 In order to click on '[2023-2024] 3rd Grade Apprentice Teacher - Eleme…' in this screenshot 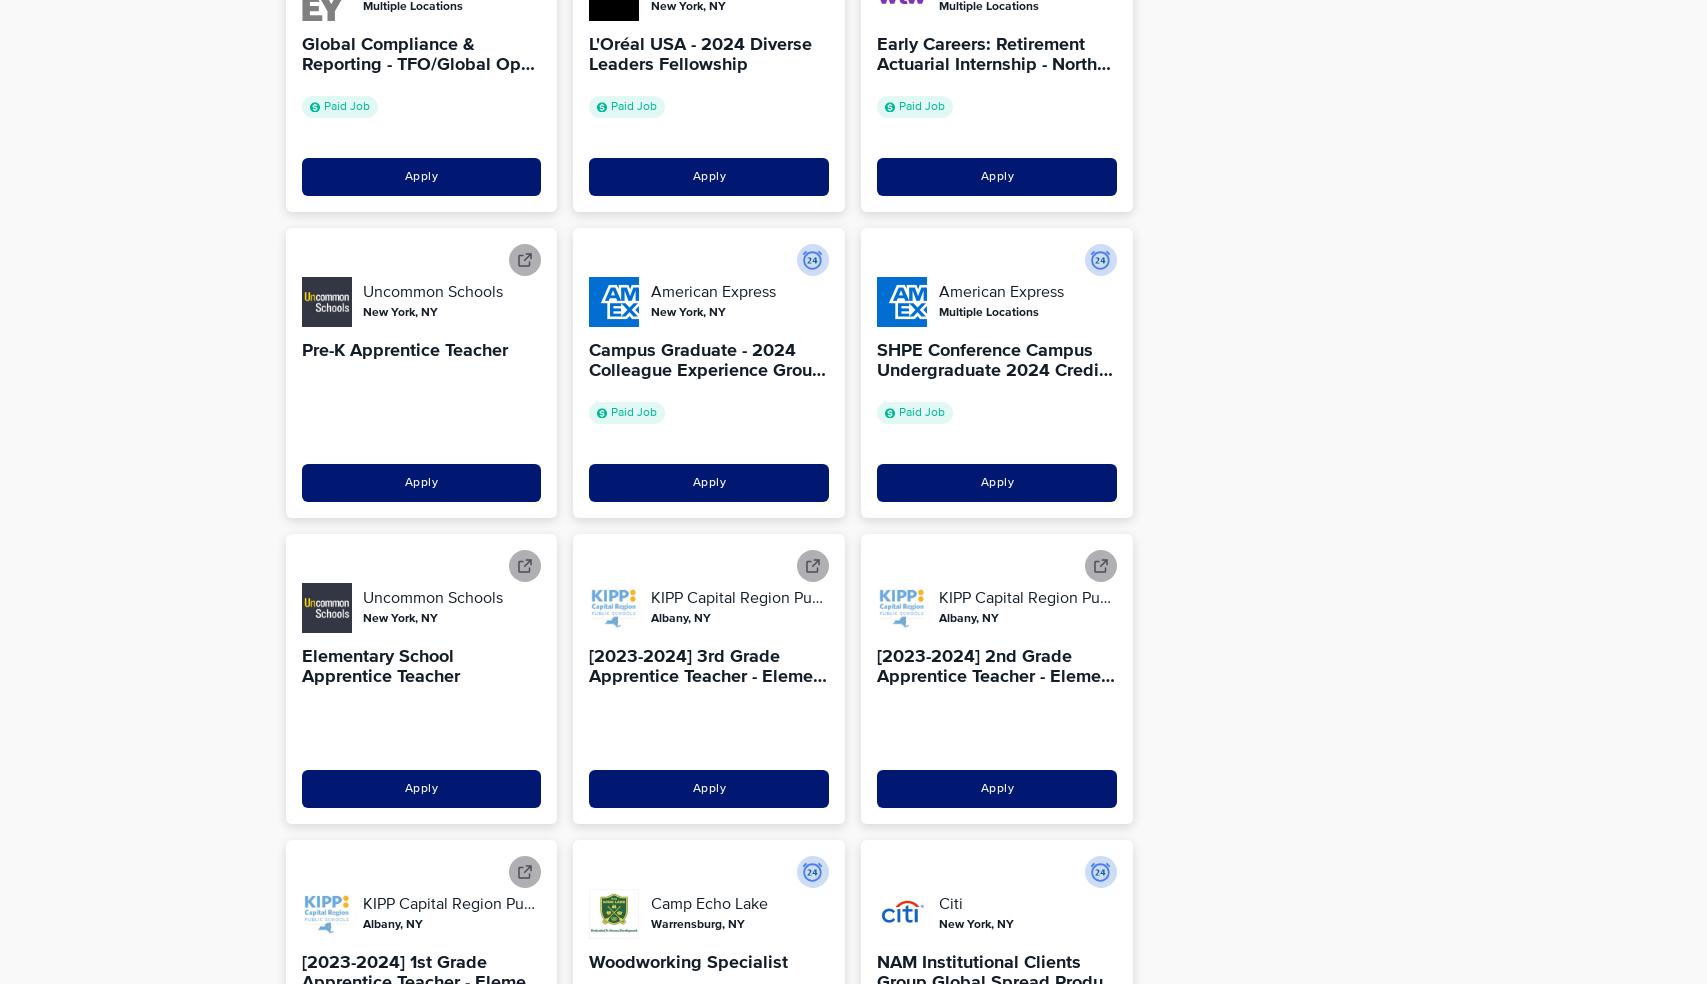, I will do `click(588, 666)`.